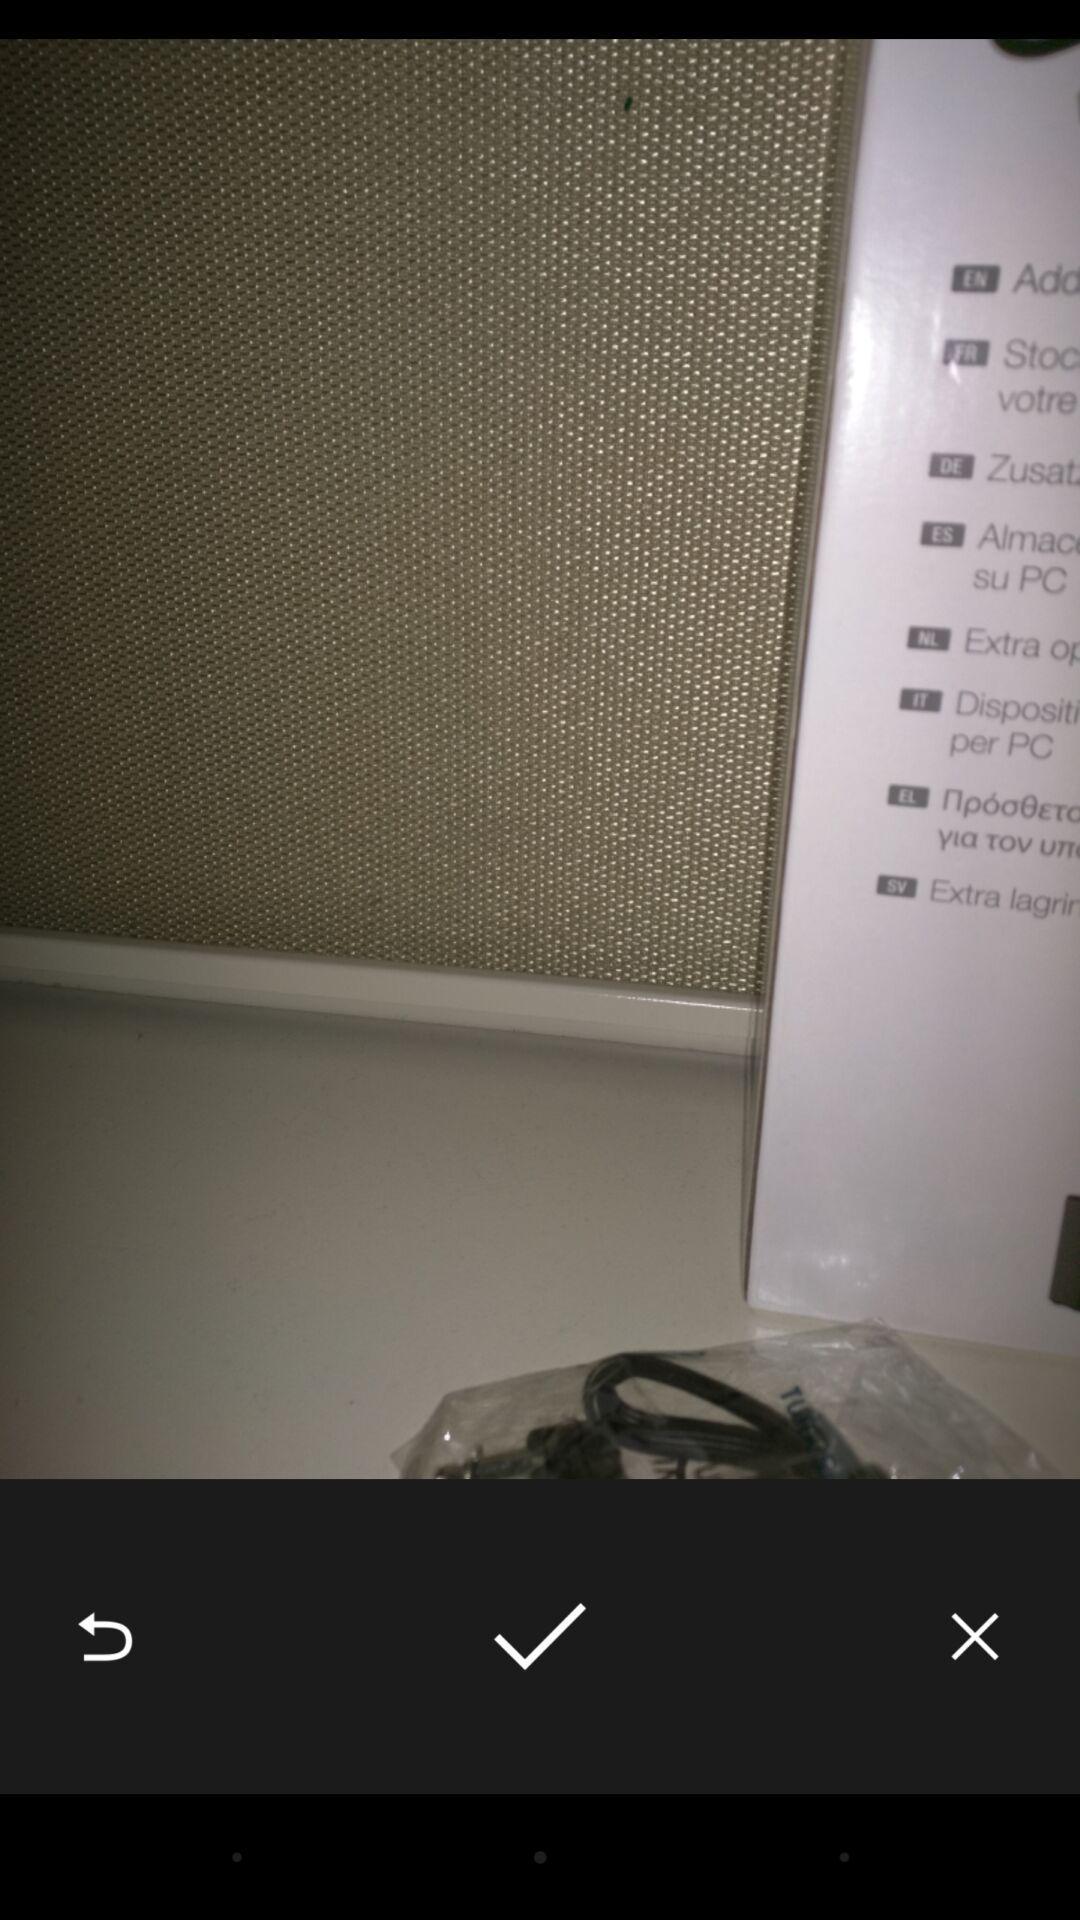  I want to click on the icon at the bottom left corner, so click(104, 1636).